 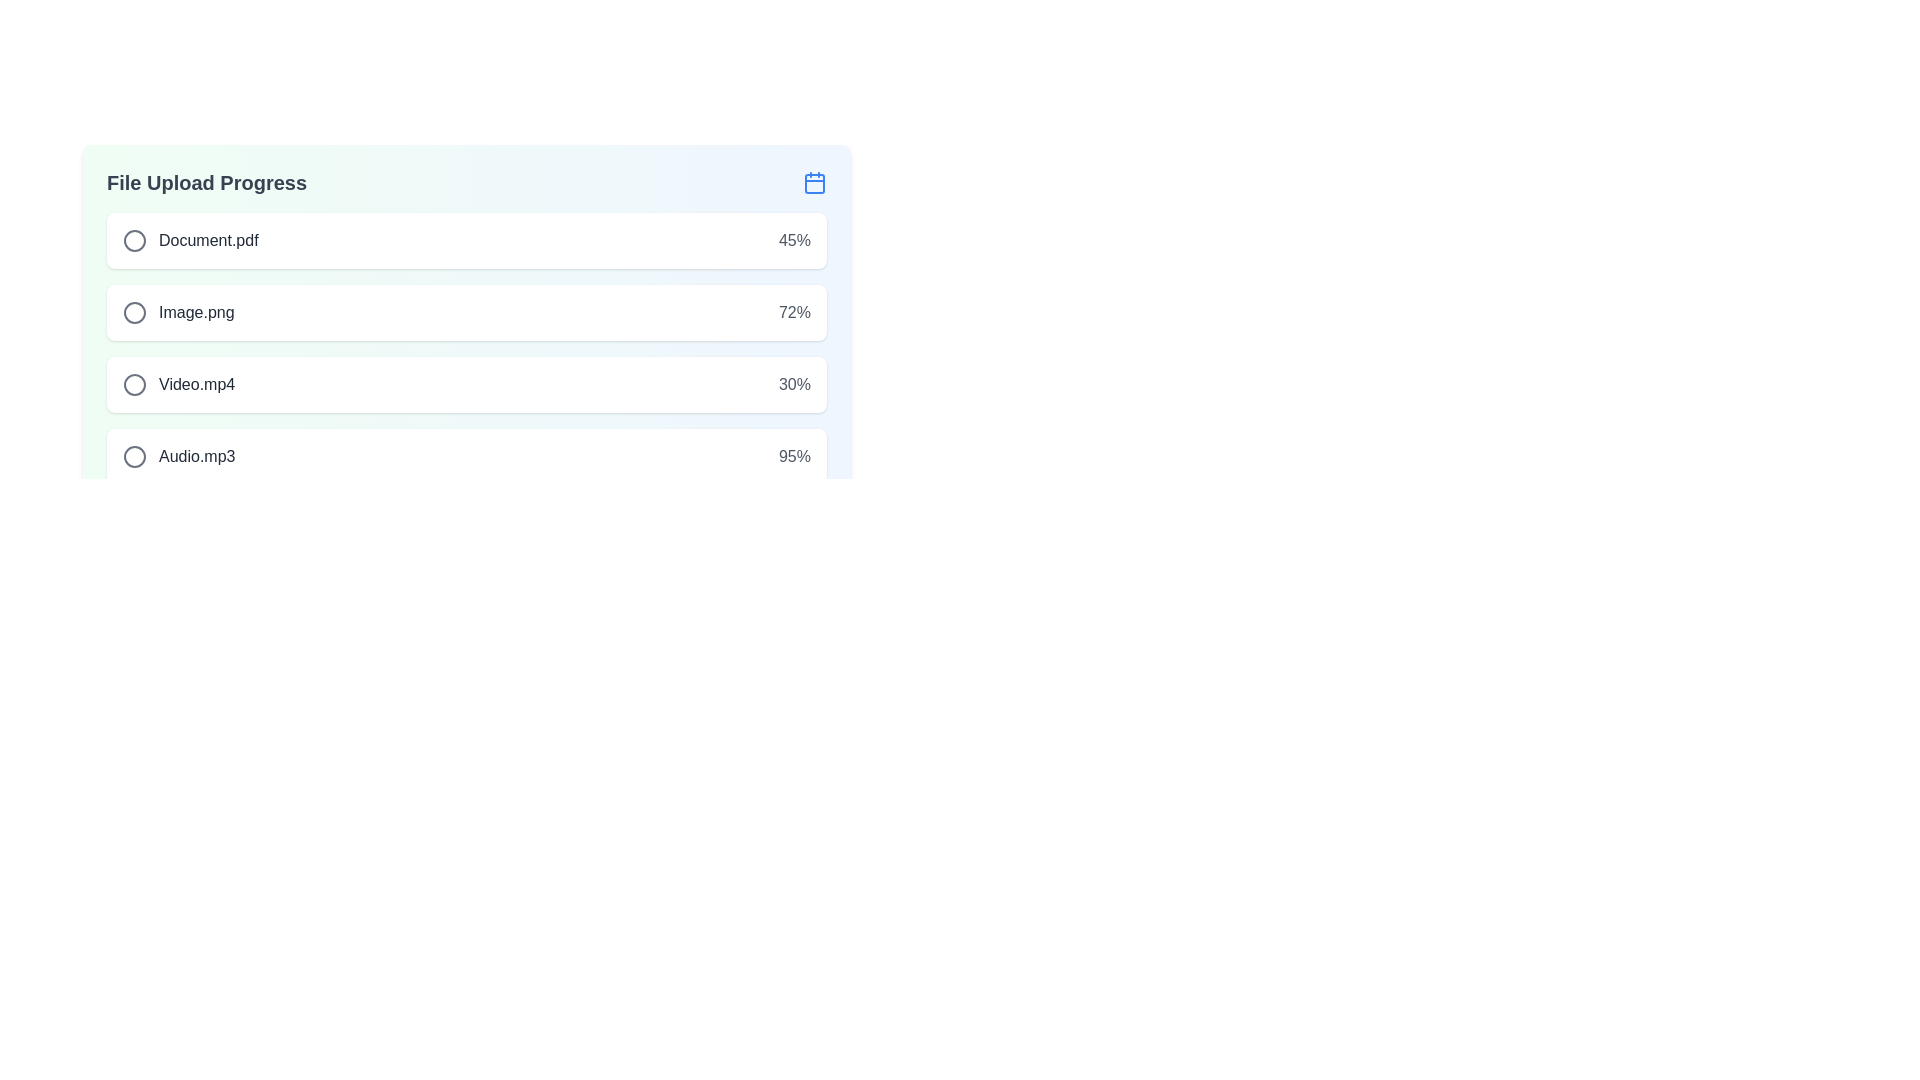 I want to click on the text label displaying 'Document.pdf' in the file upload progress interface, located between the circular icon and other file labels, so click(x=208, y=239).